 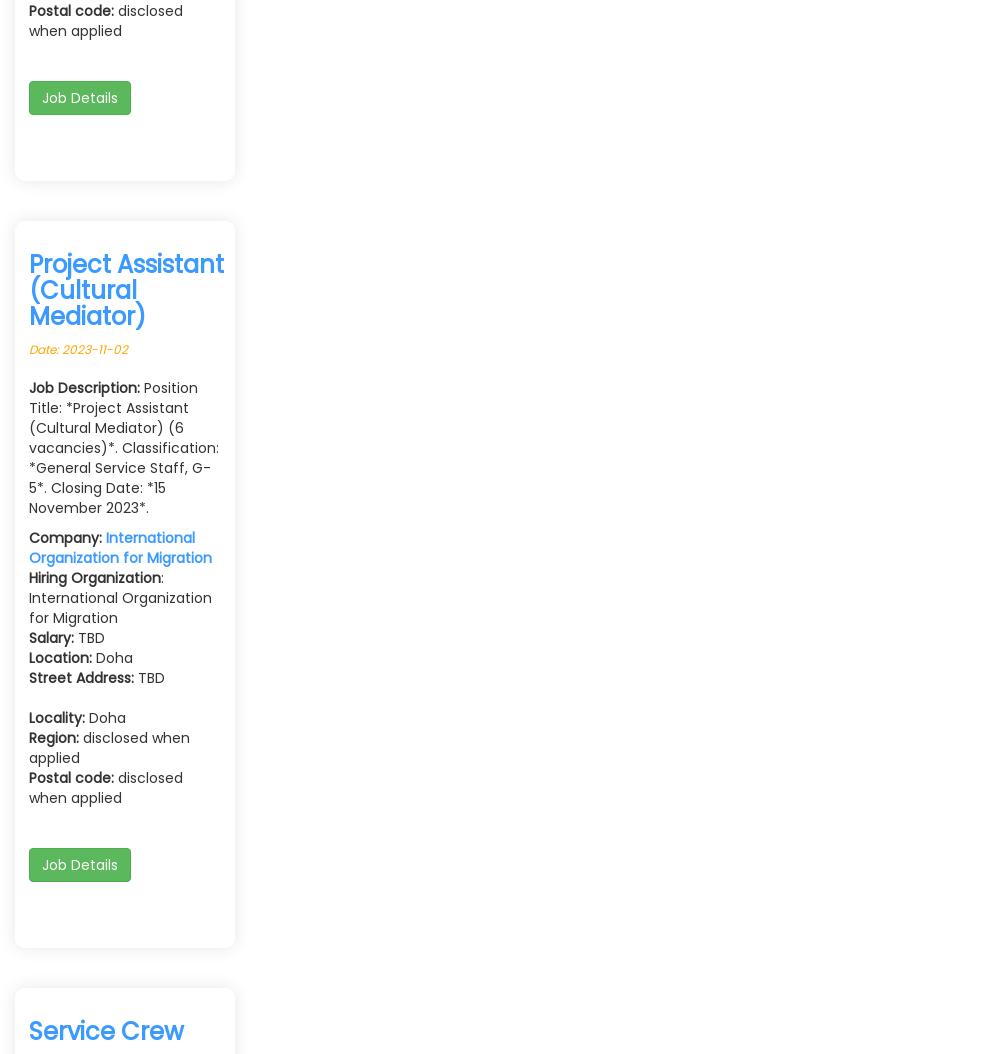 What do you see at coordinates (67, 537) in the screenshot?
I see `'Company:'` at bounding box center [67, 537].